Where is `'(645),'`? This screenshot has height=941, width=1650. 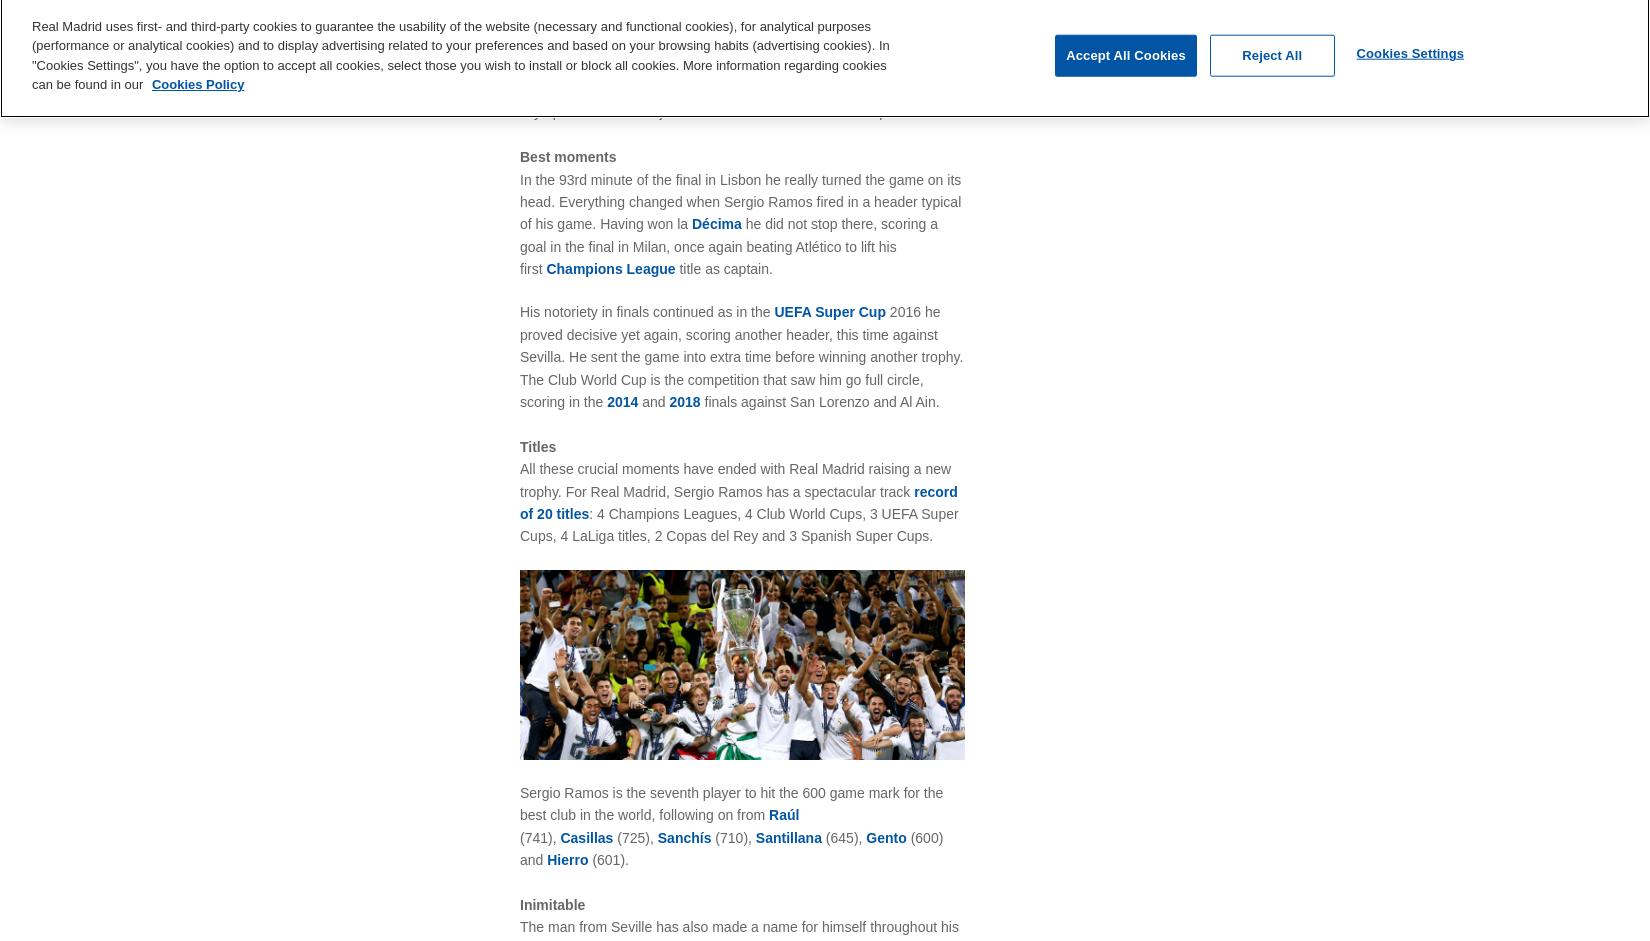 '(645),' is located at coordinates (825, 836).